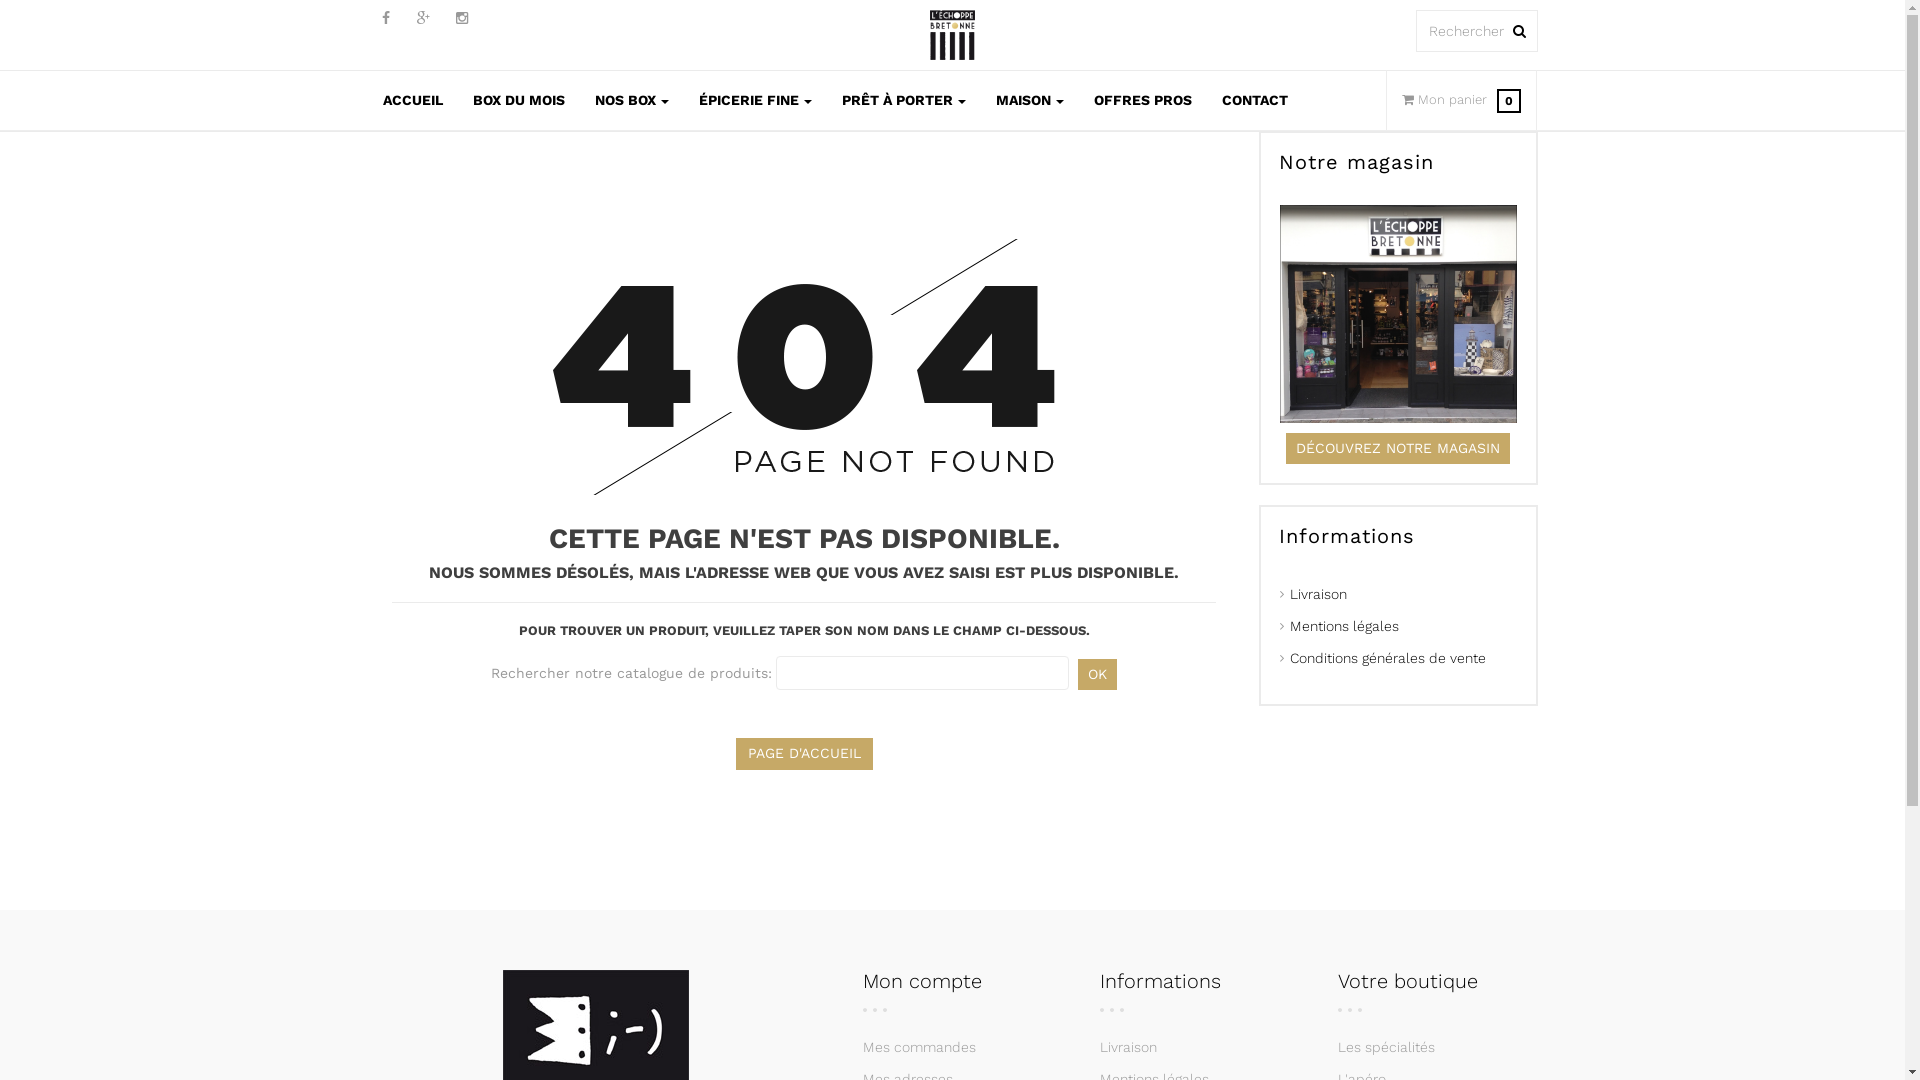  Describe the element at coordinates (804, 753) in the screenshot. I see `'PAGE D'ACCUEIL'` at that location.